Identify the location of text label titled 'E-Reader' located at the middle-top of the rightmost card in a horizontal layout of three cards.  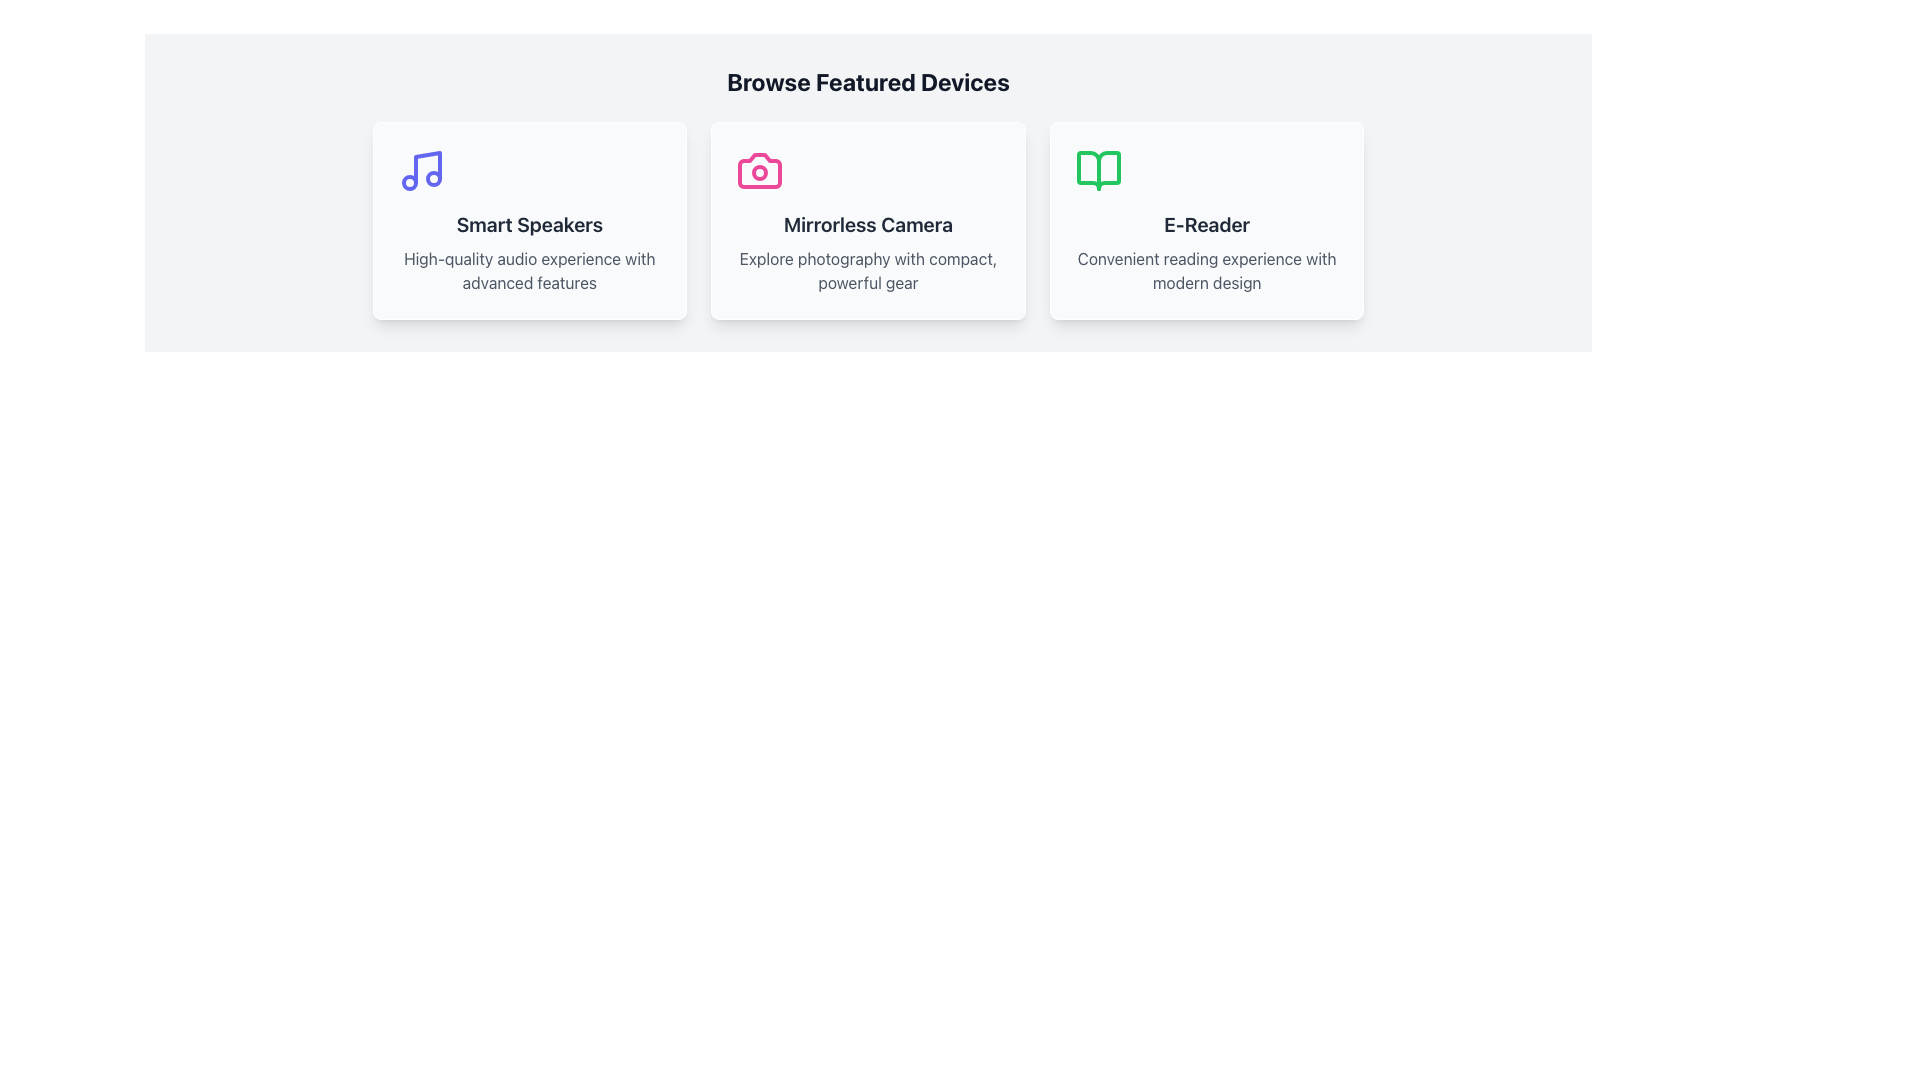
(1206, 224).